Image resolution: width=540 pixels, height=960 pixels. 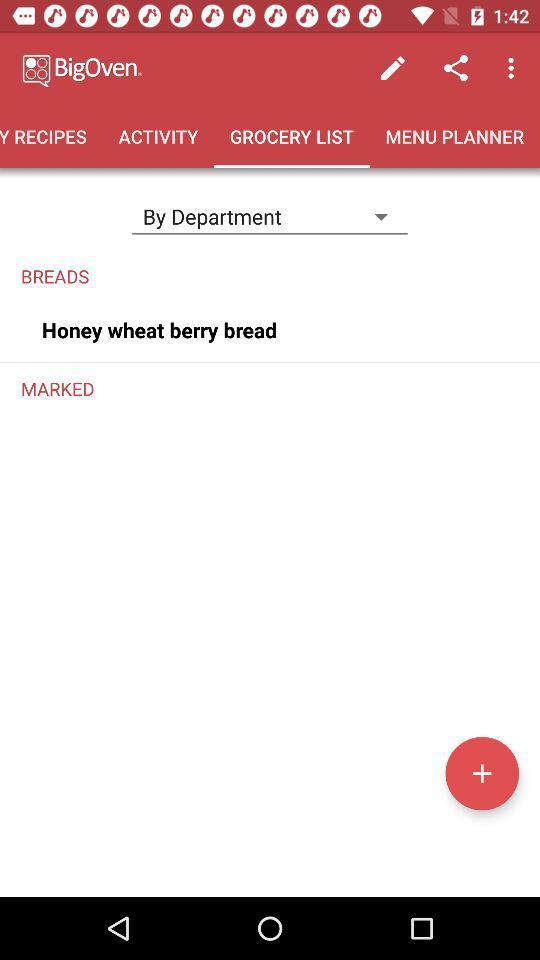 What do you see at coordinates (481, 772) in the screenshot?
I see `item in grocery list` at bounding box center [481, 772].